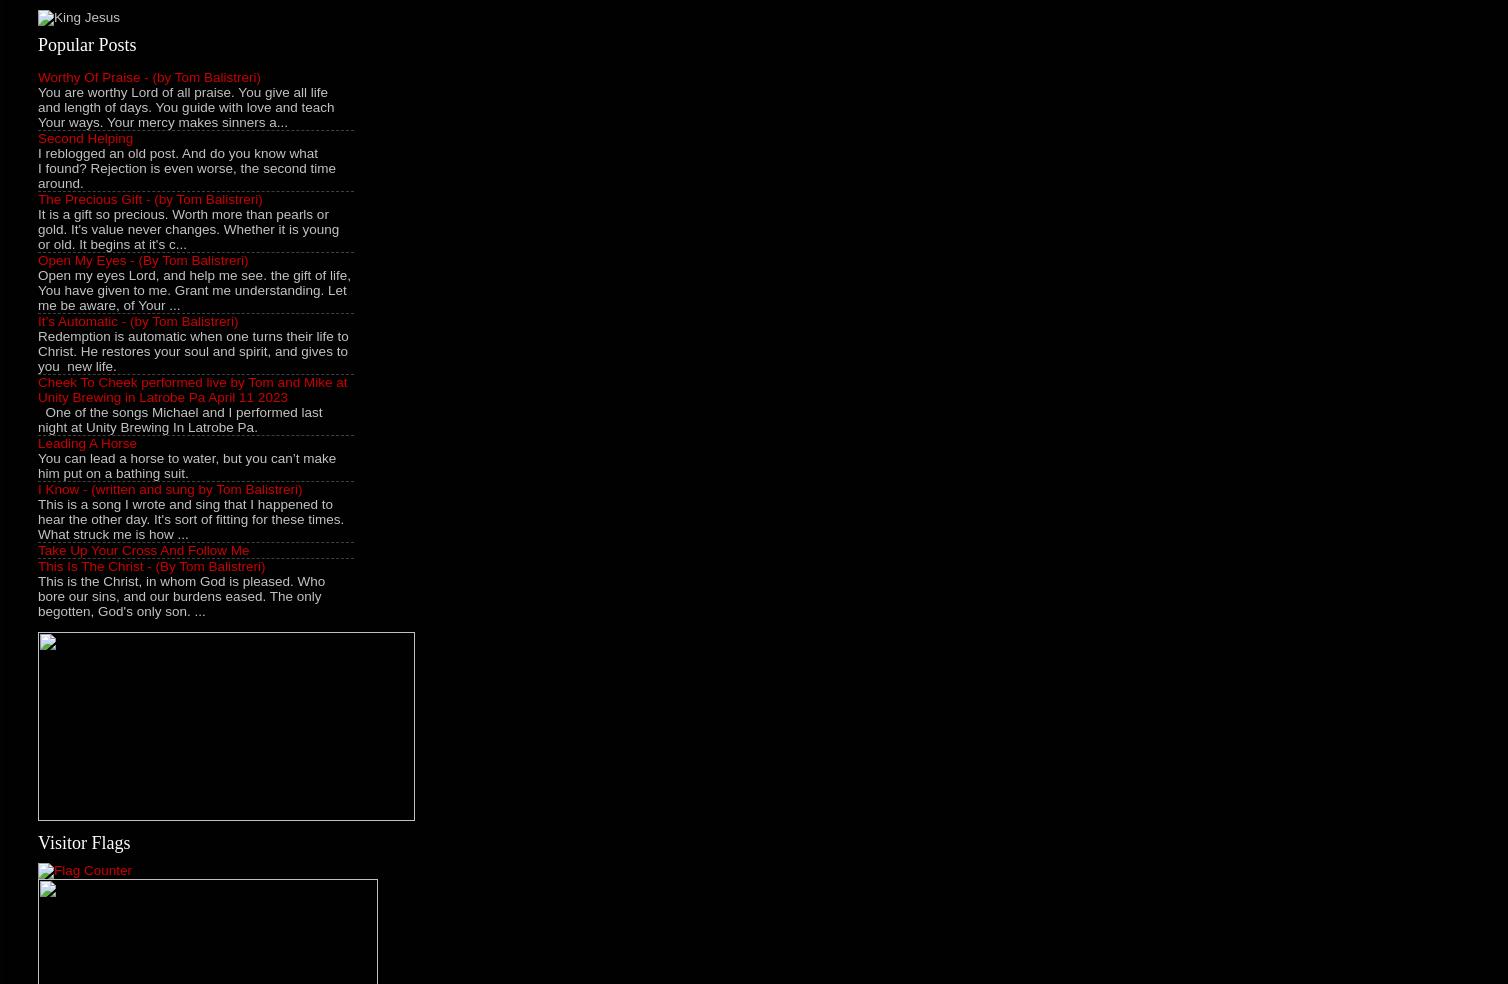 This screenshot has height=984, width=1508. What do you see at coordinates (180, 418) in the screenshot?
I see `'One of the songs Michael and I performed last night at Unity Brewing In Latrobe Pa.'` at bounding box center [180, 418].